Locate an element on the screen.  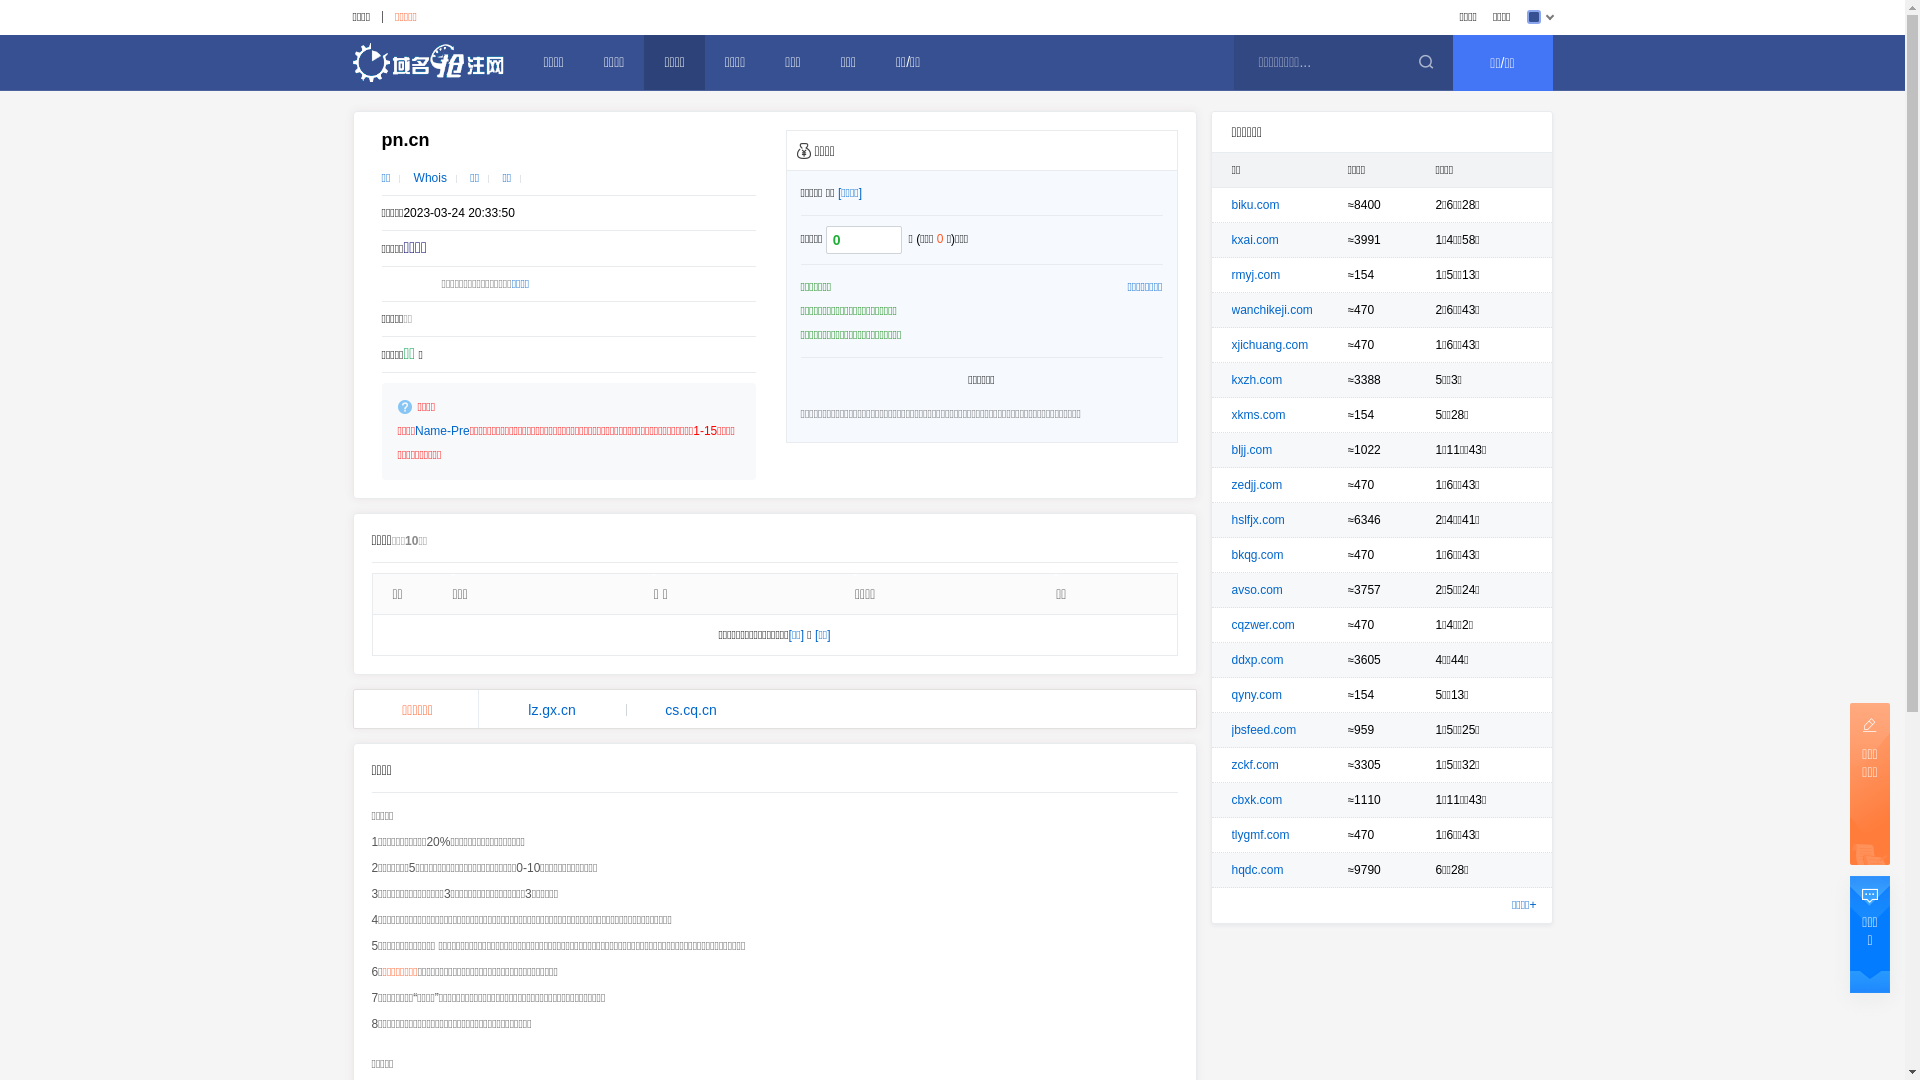
'xjichuang.com' is located at coordinates (1269, 343).